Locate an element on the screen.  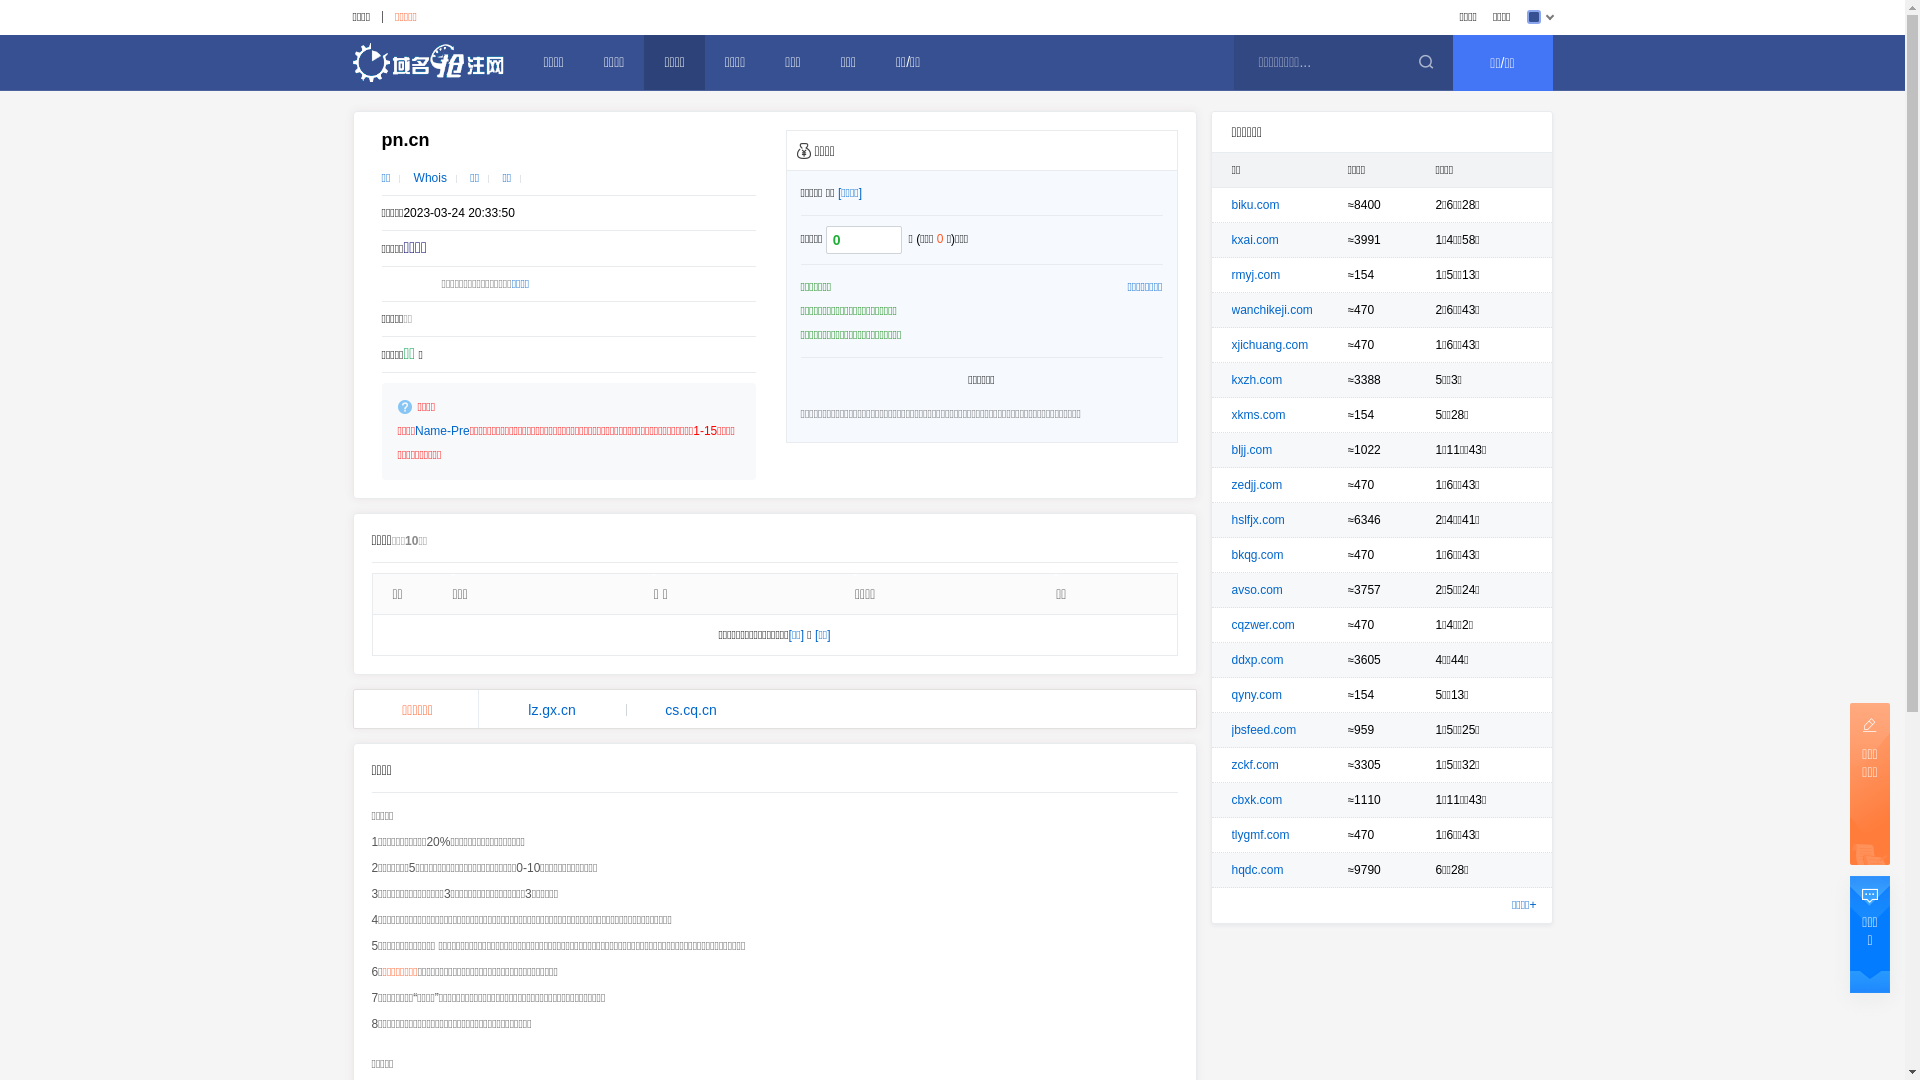
'xjichuang.com' is located at coordinates (1269, 343).